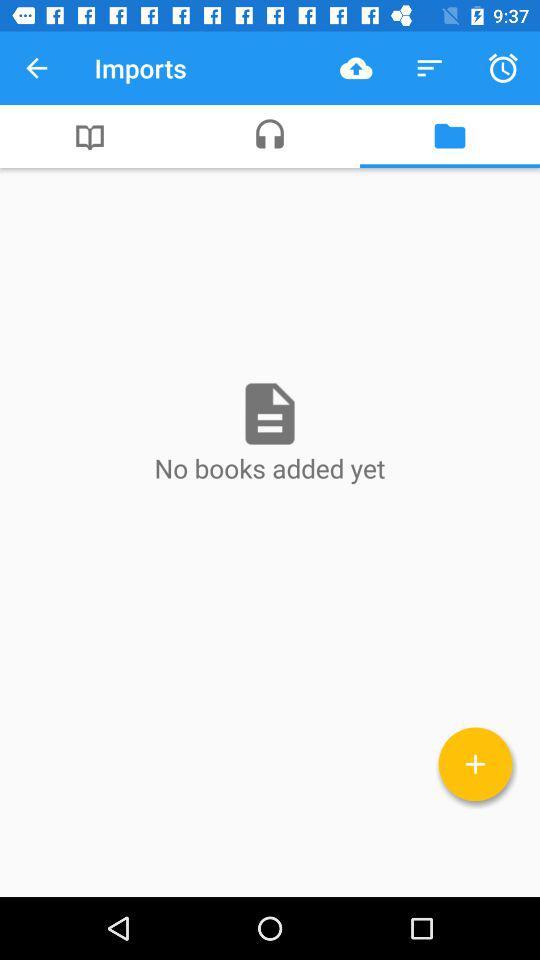 The image size is (540, 960). Describe the element at coordinates (355, 68) in the screenshot. I see `icon to the right of imports item` at that location.